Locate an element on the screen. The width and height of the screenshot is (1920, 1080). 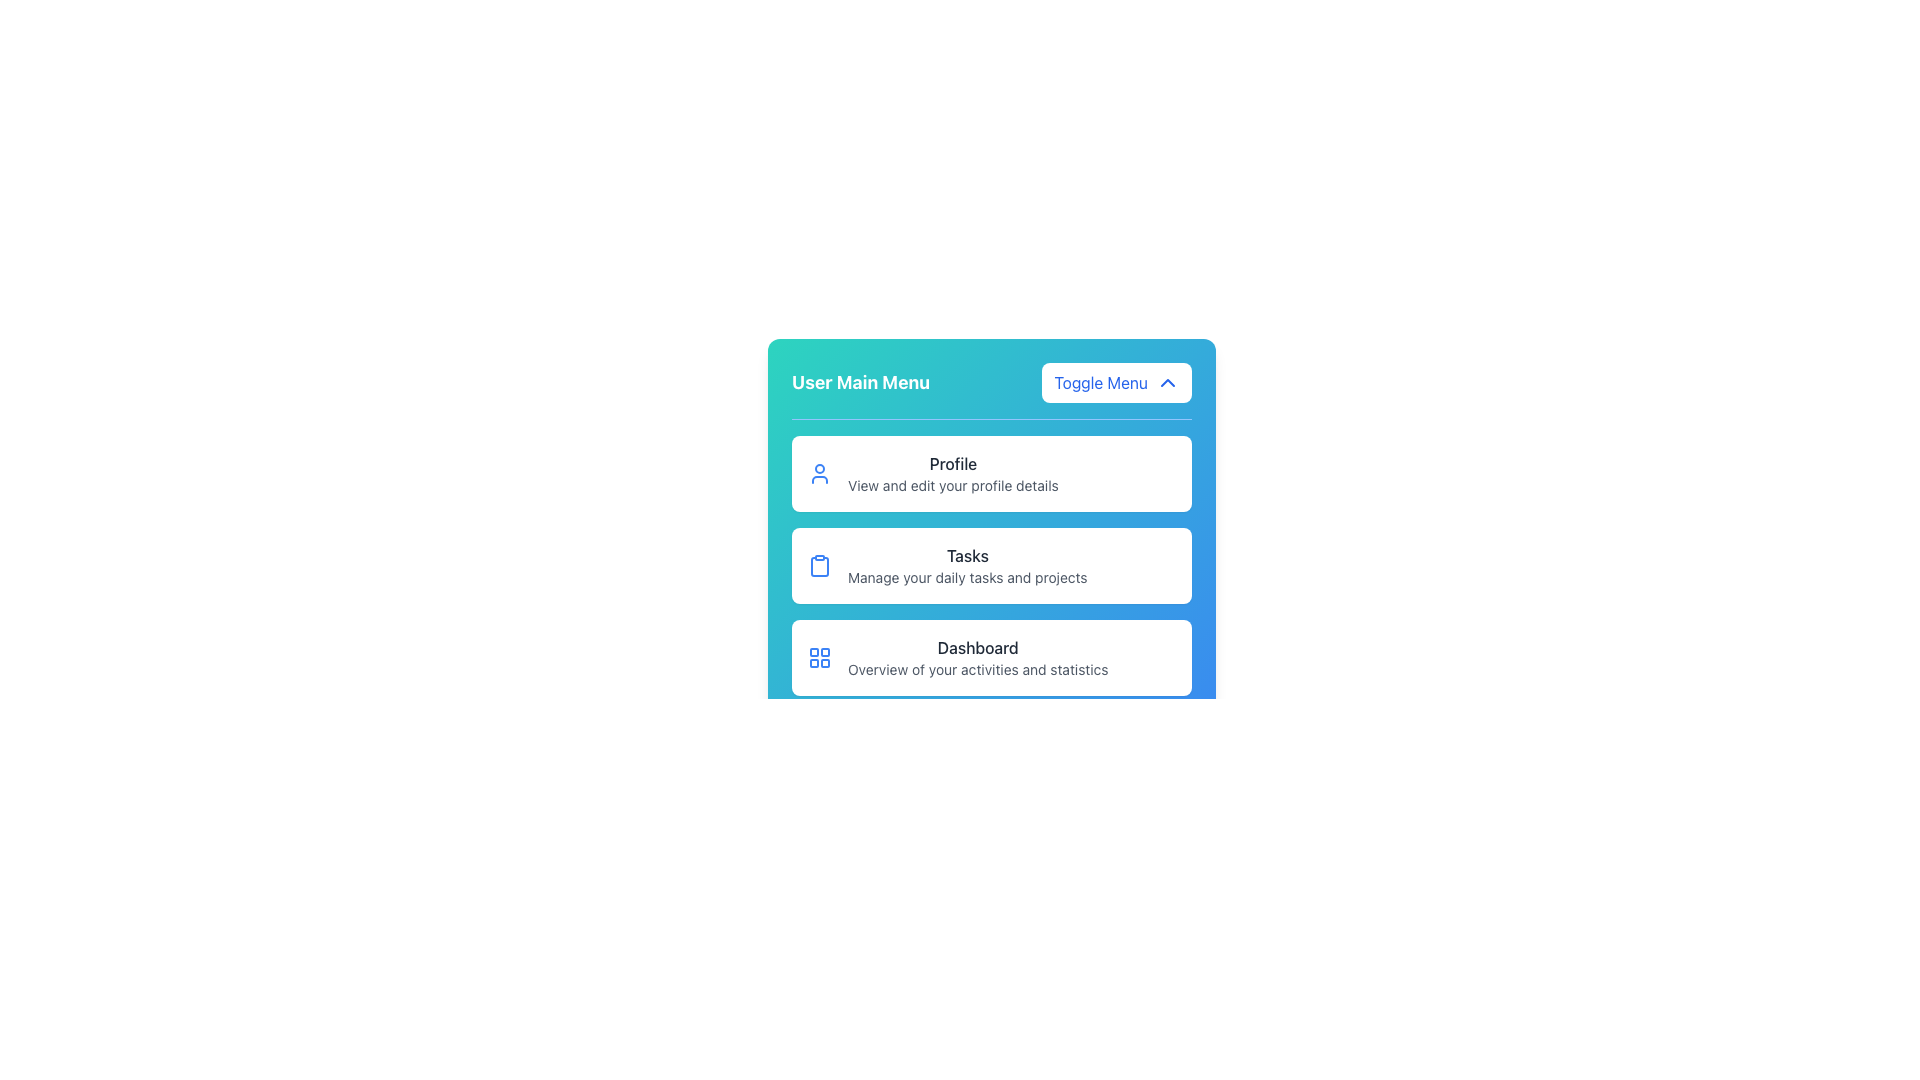
the 'Profile' card in the User Main Menu is located at coordinates (992, 474).